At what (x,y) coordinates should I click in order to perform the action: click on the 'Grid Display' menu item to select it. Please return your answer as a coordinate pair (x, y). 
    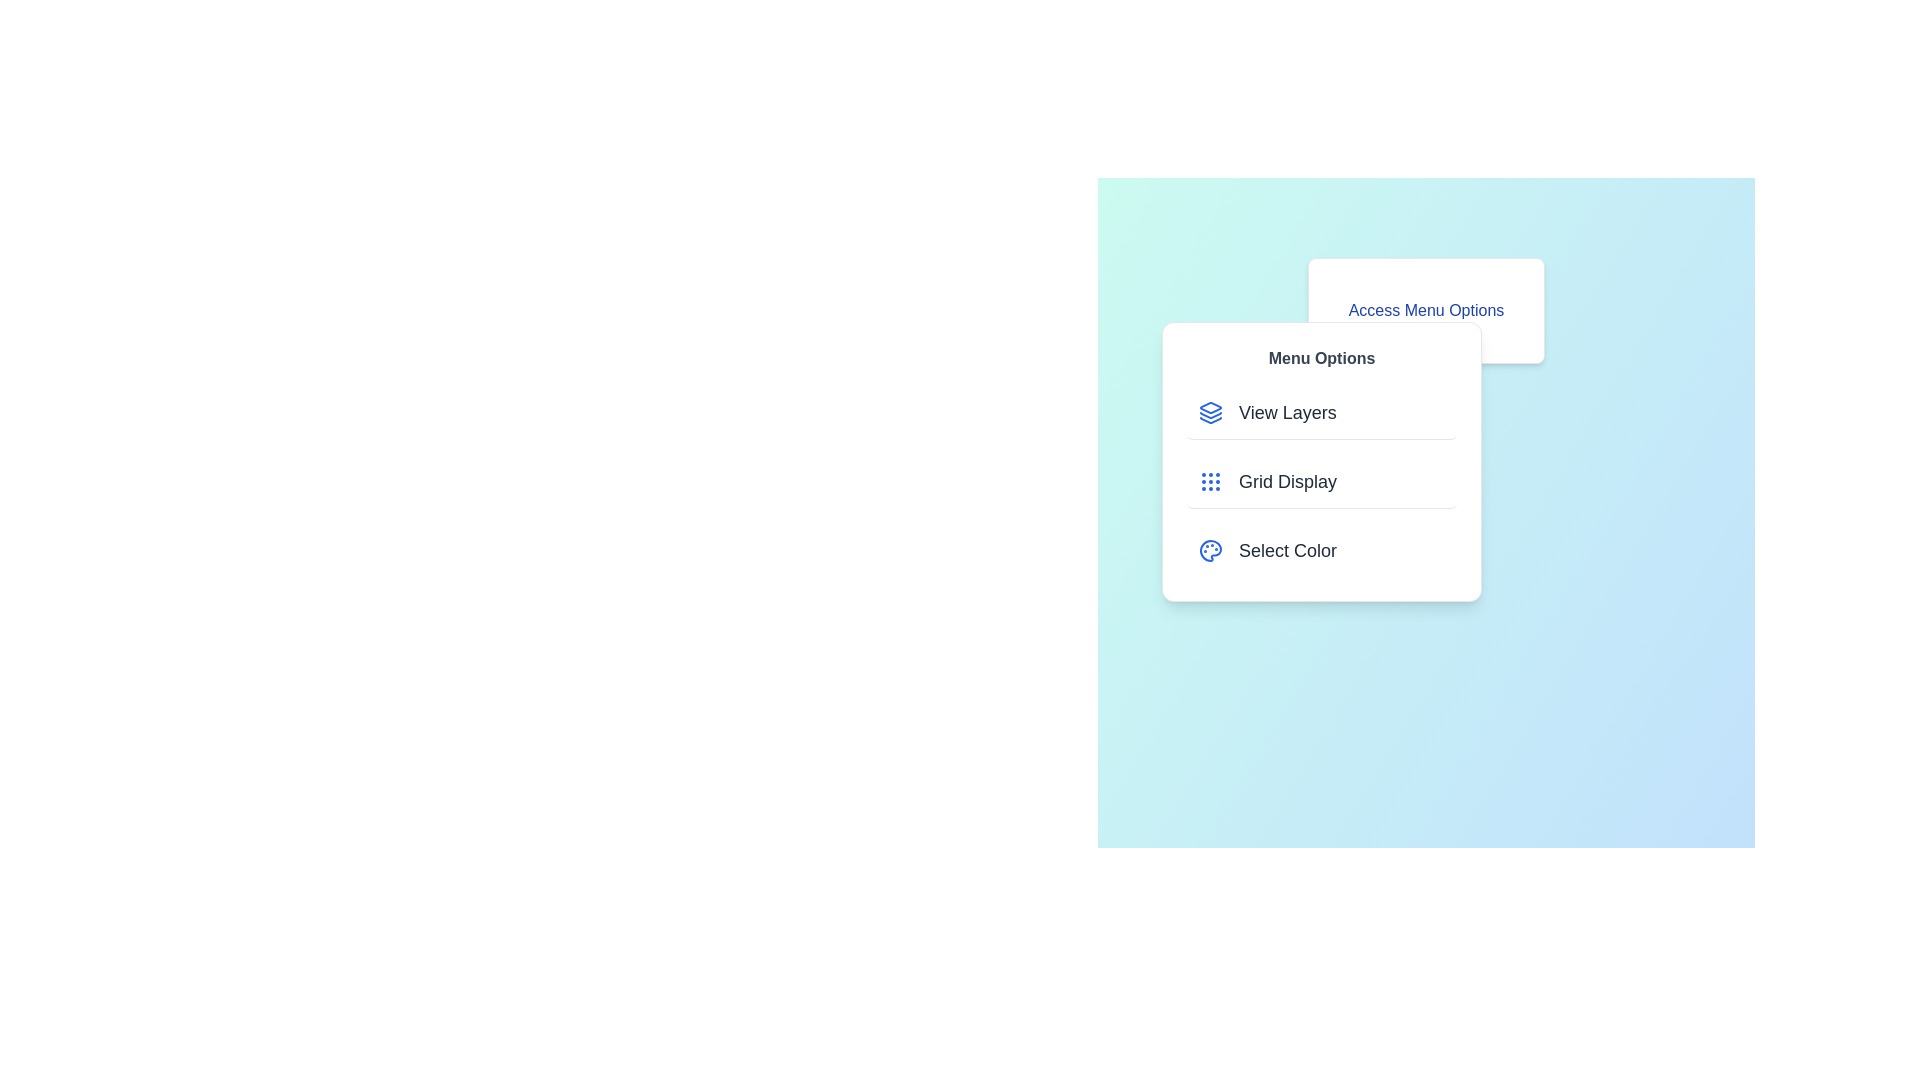
    Looking at the image, I should click on (1321, 482).